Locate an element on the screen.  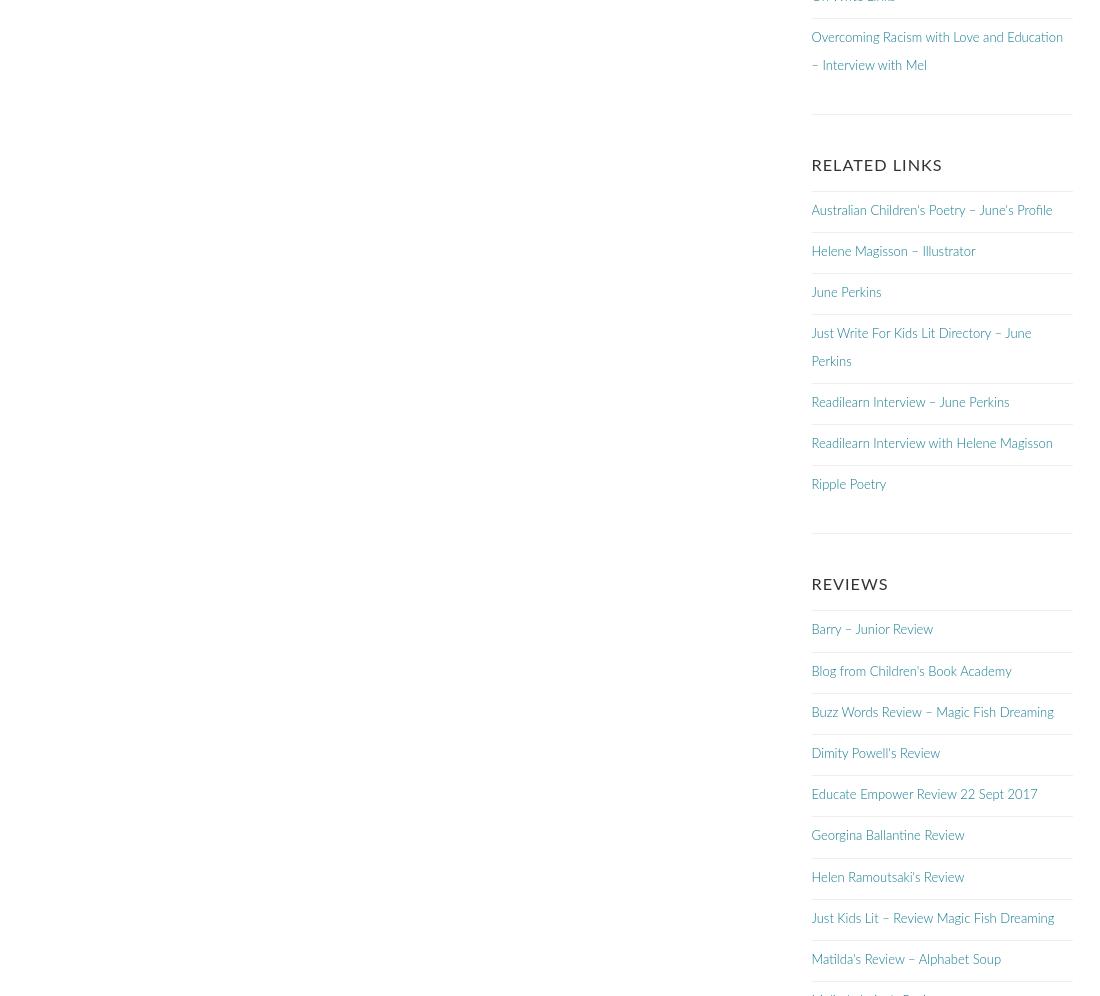
'Readilearn Interview – June Perkins' is located at coordinates (910, 401).